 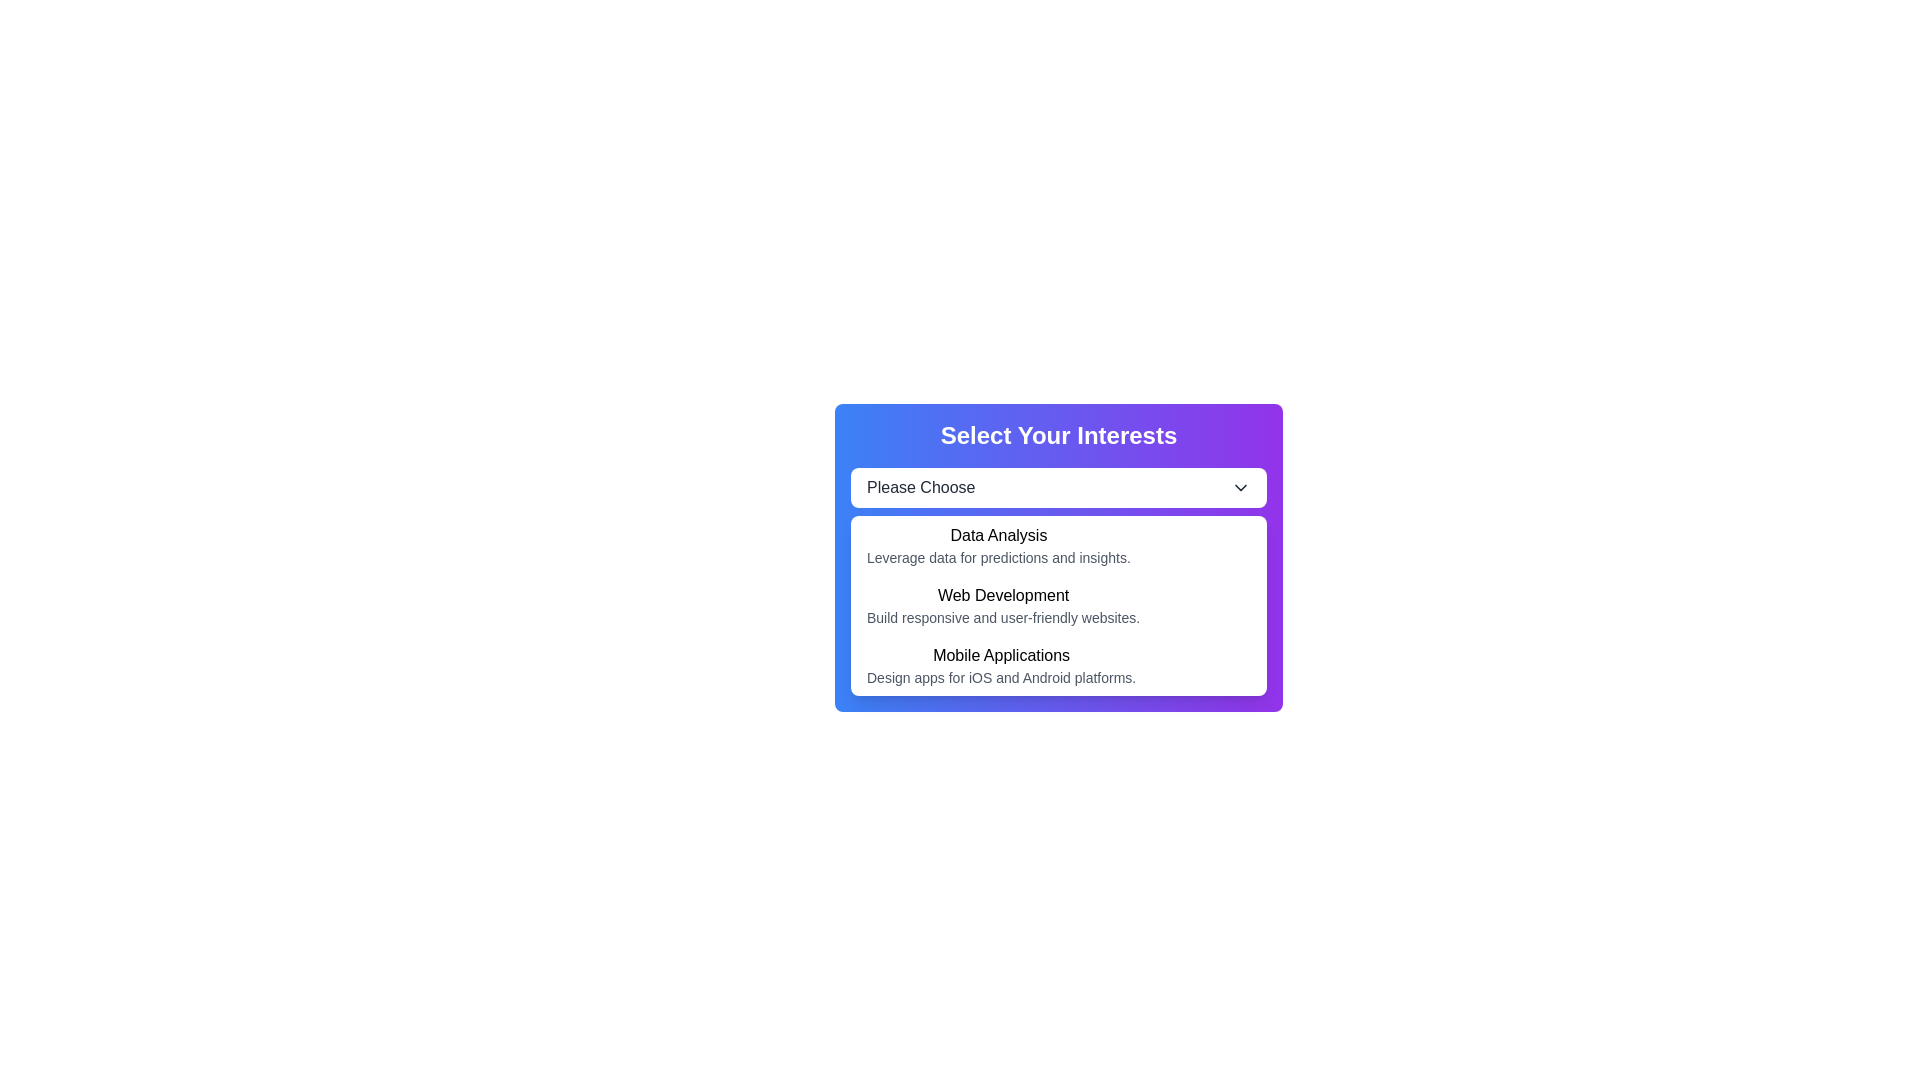 I want to click on the first Text label in the selectable list titled 'Select Your Interests', which provides information about data analysis, so click(x=998, y=546).